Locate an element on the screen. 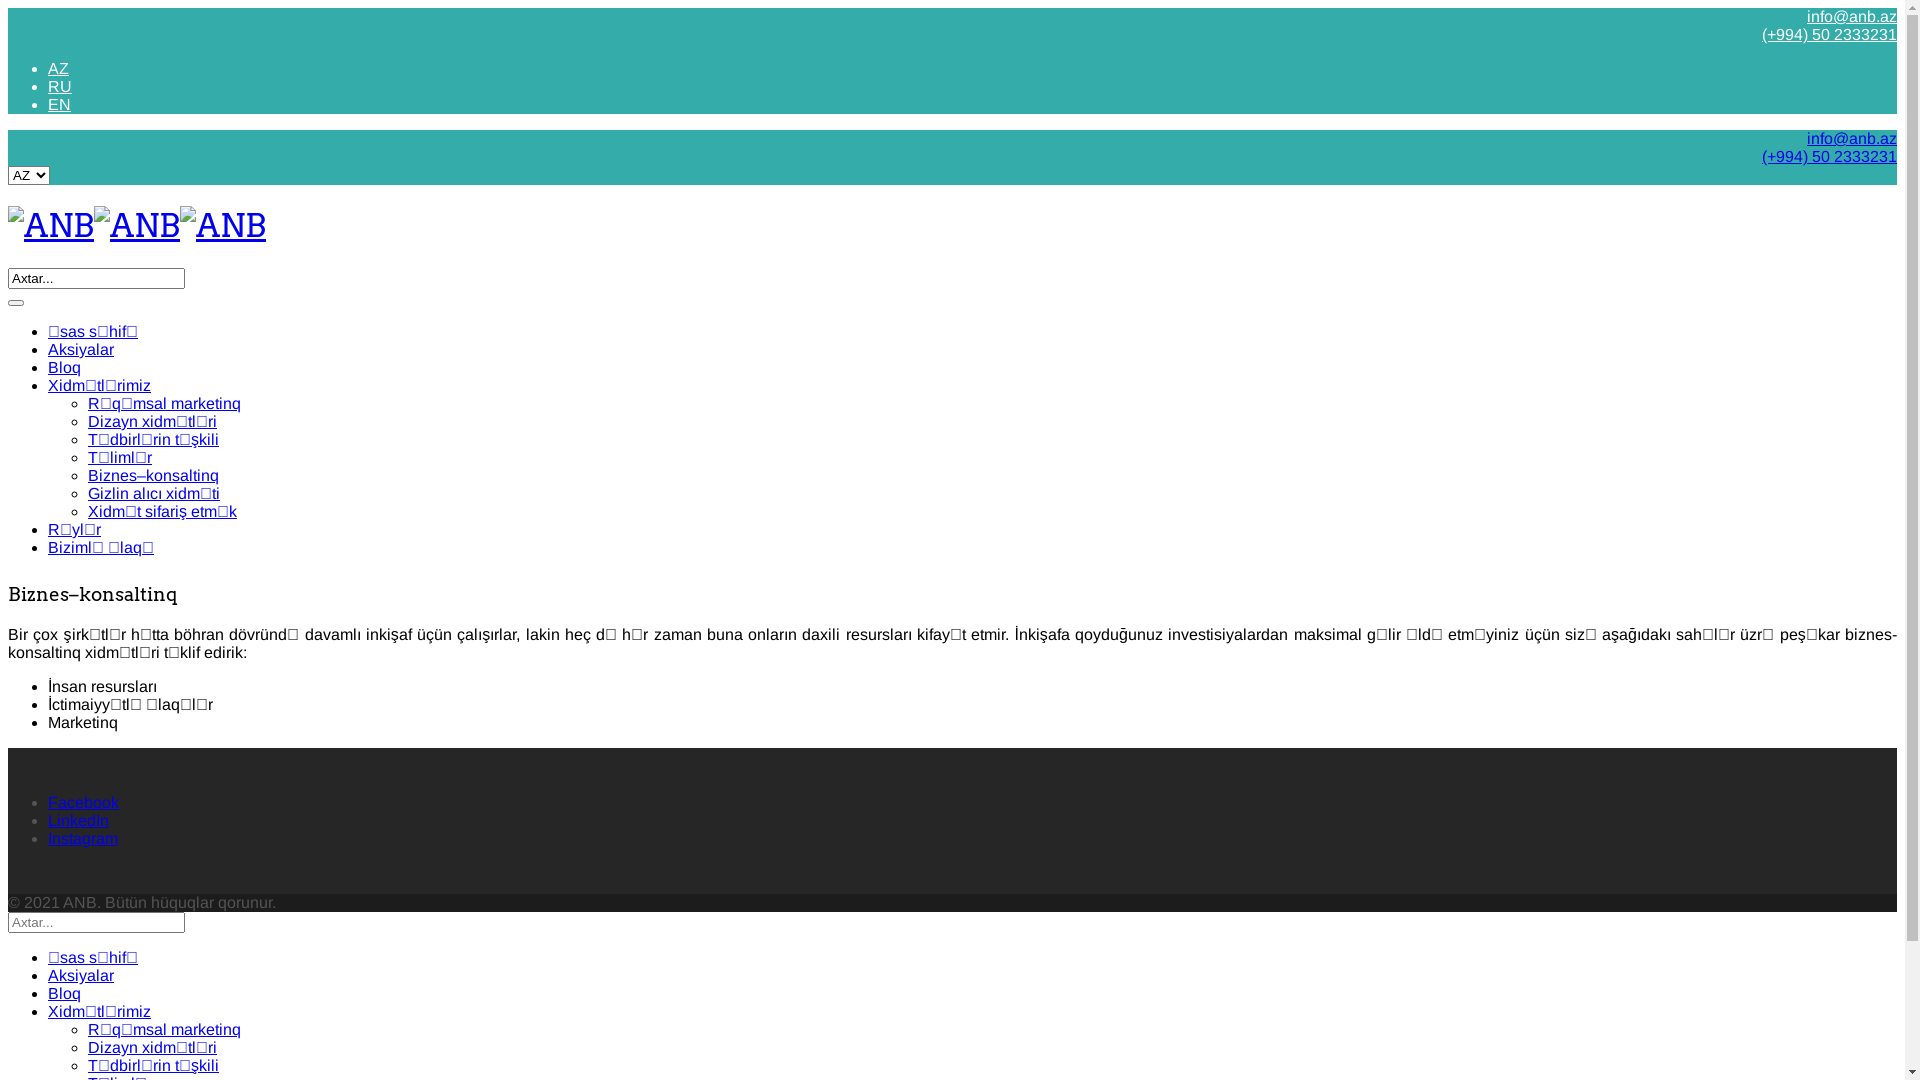 Image resolution: width=1920 pixels, height=1080 pixels. 'EN' is located at coordinates (59, 104).